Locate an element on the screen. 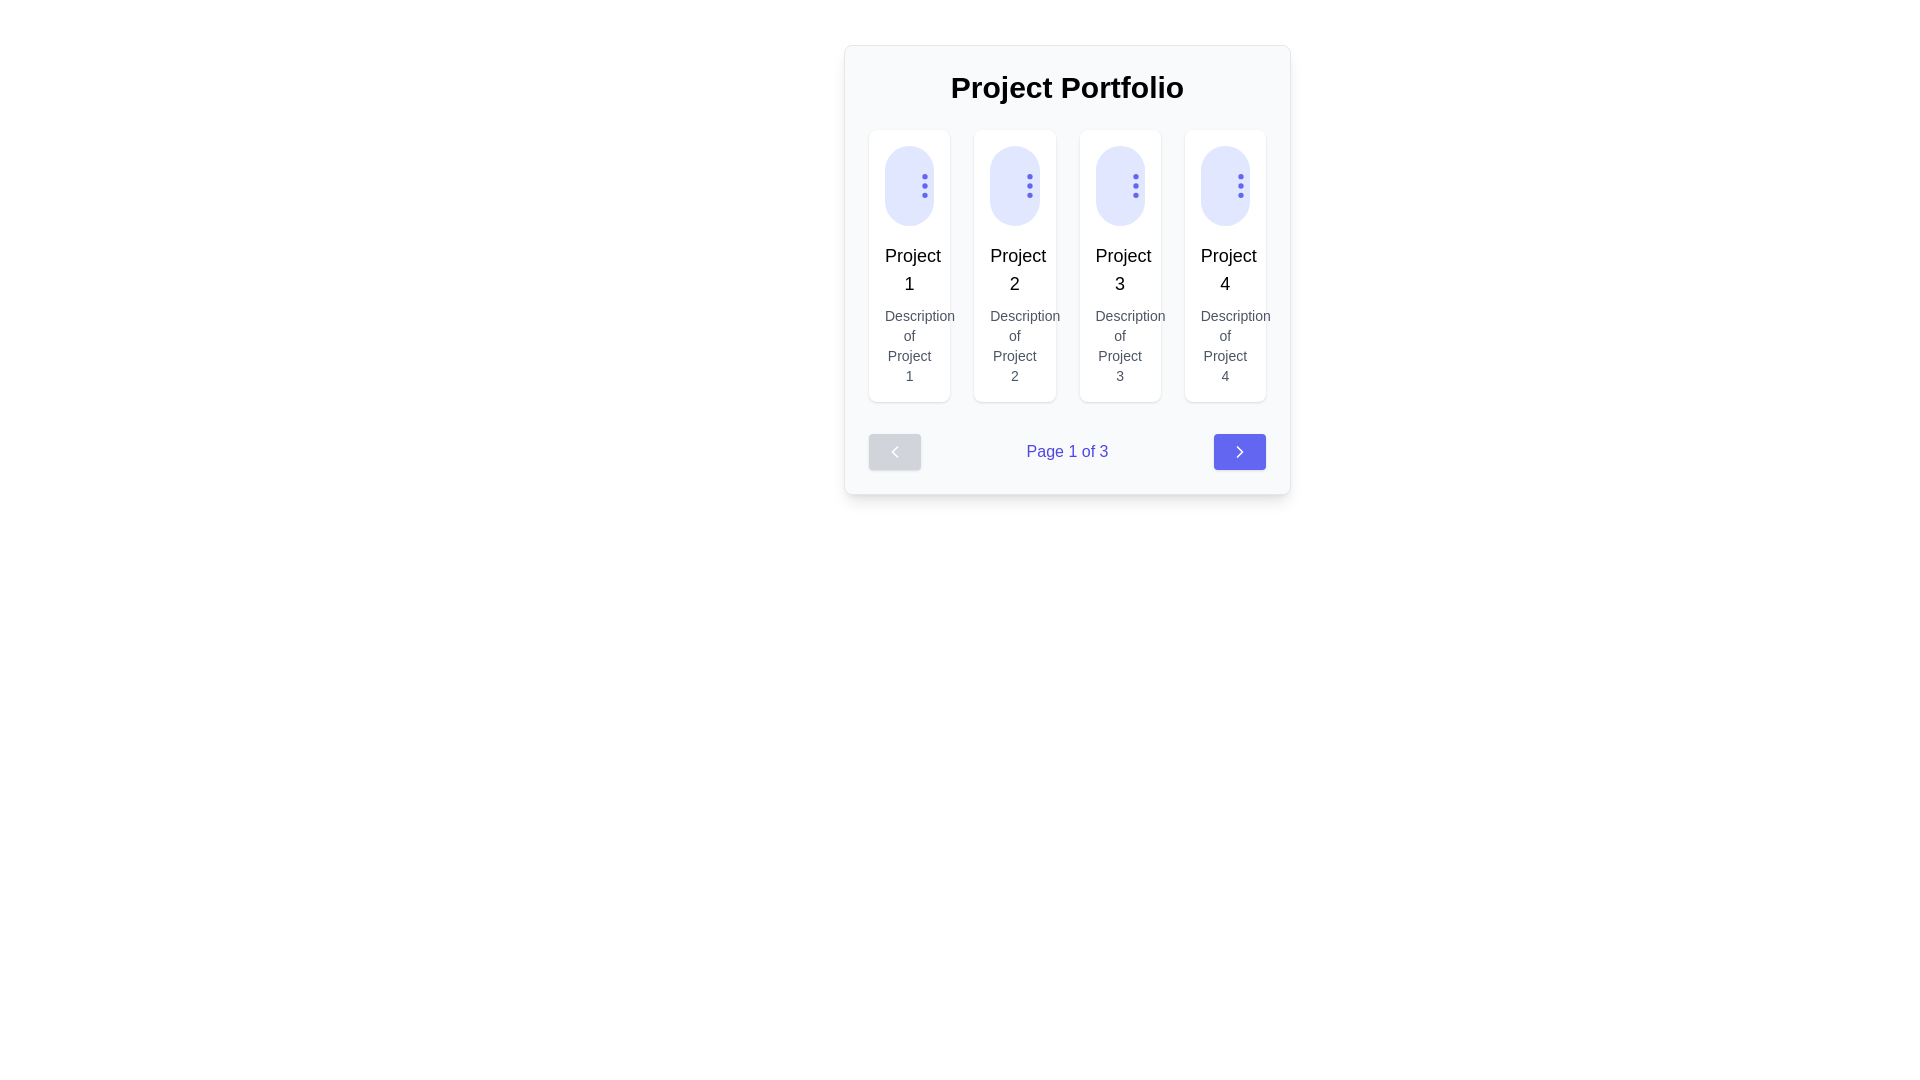 This screenshot has width=1920, height=1080. the navigation button located to the right of the 'Page 1 of 3' label, which allows users is located at coordinates (1238, 451).